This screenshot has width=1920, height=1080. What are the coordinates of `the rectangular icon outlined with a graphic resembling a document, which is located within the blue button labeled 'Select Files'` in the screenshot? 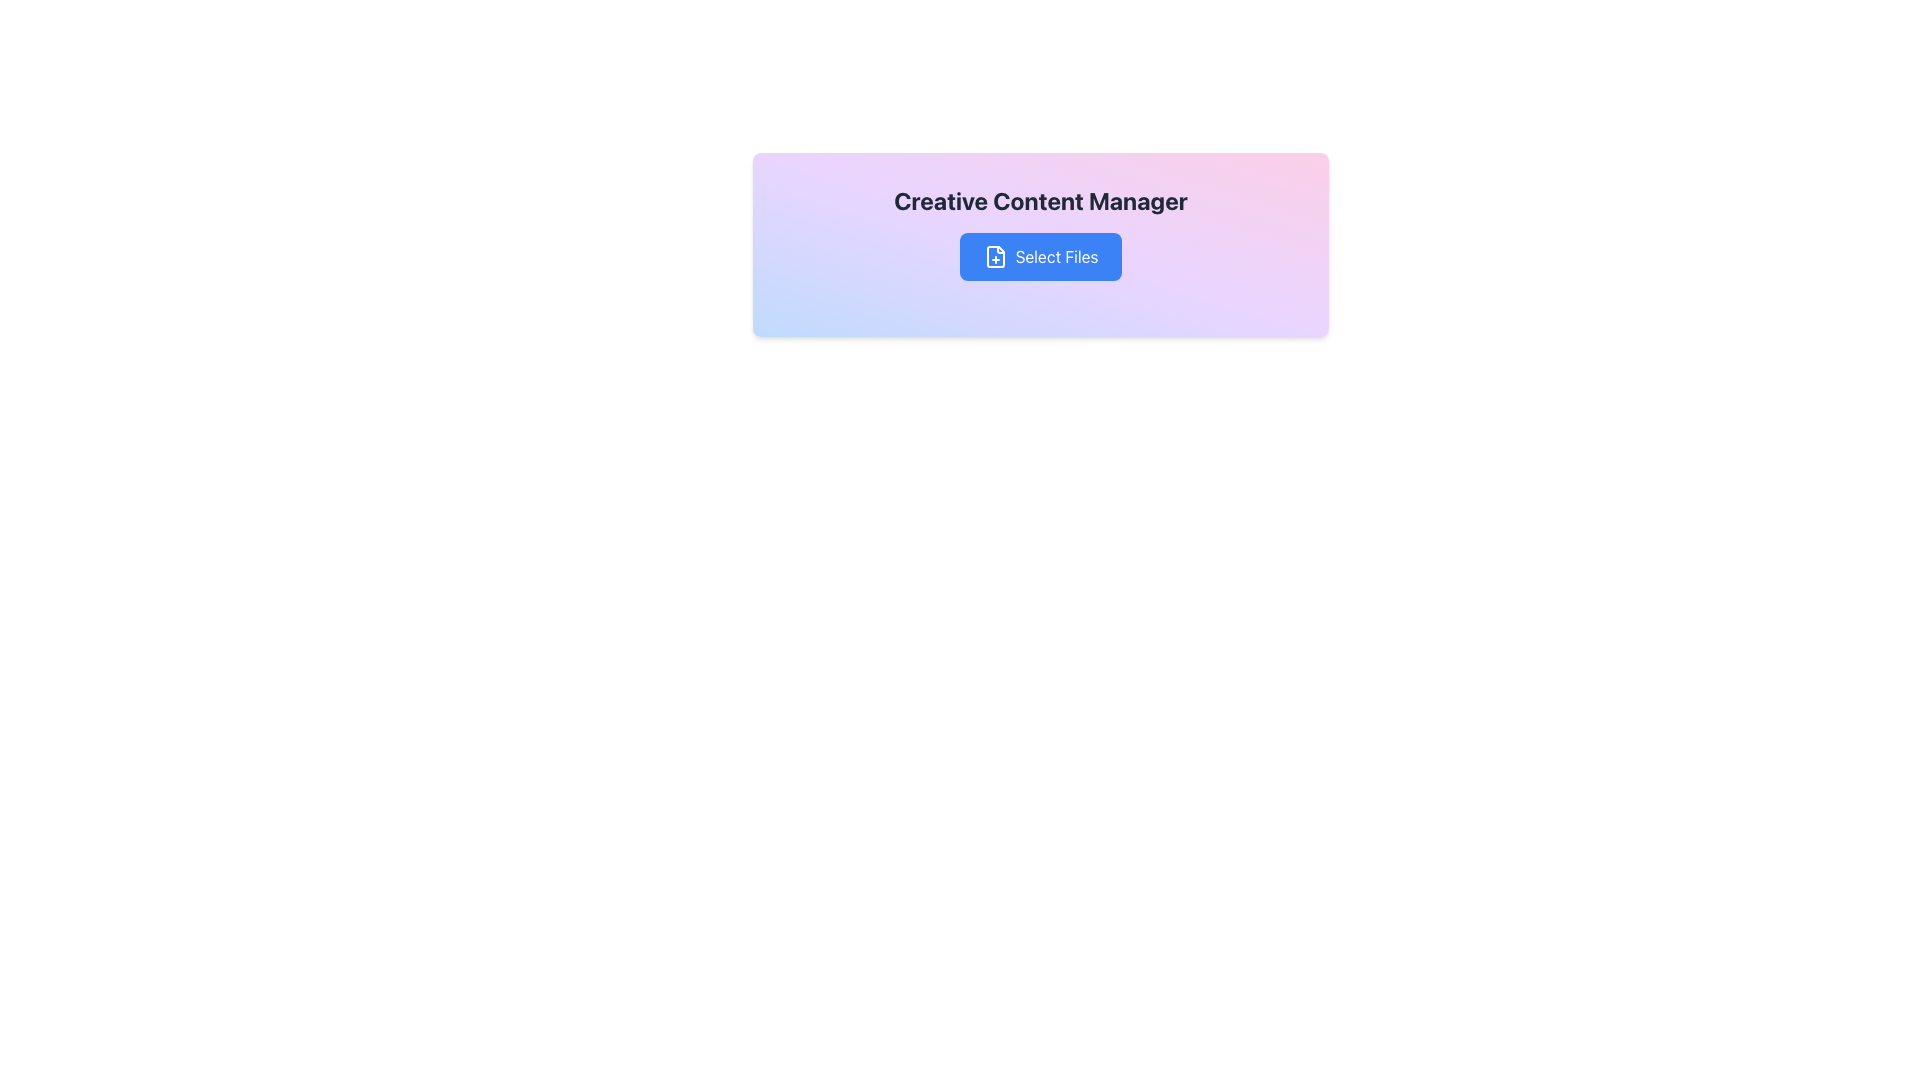 It's located at (995, 256).